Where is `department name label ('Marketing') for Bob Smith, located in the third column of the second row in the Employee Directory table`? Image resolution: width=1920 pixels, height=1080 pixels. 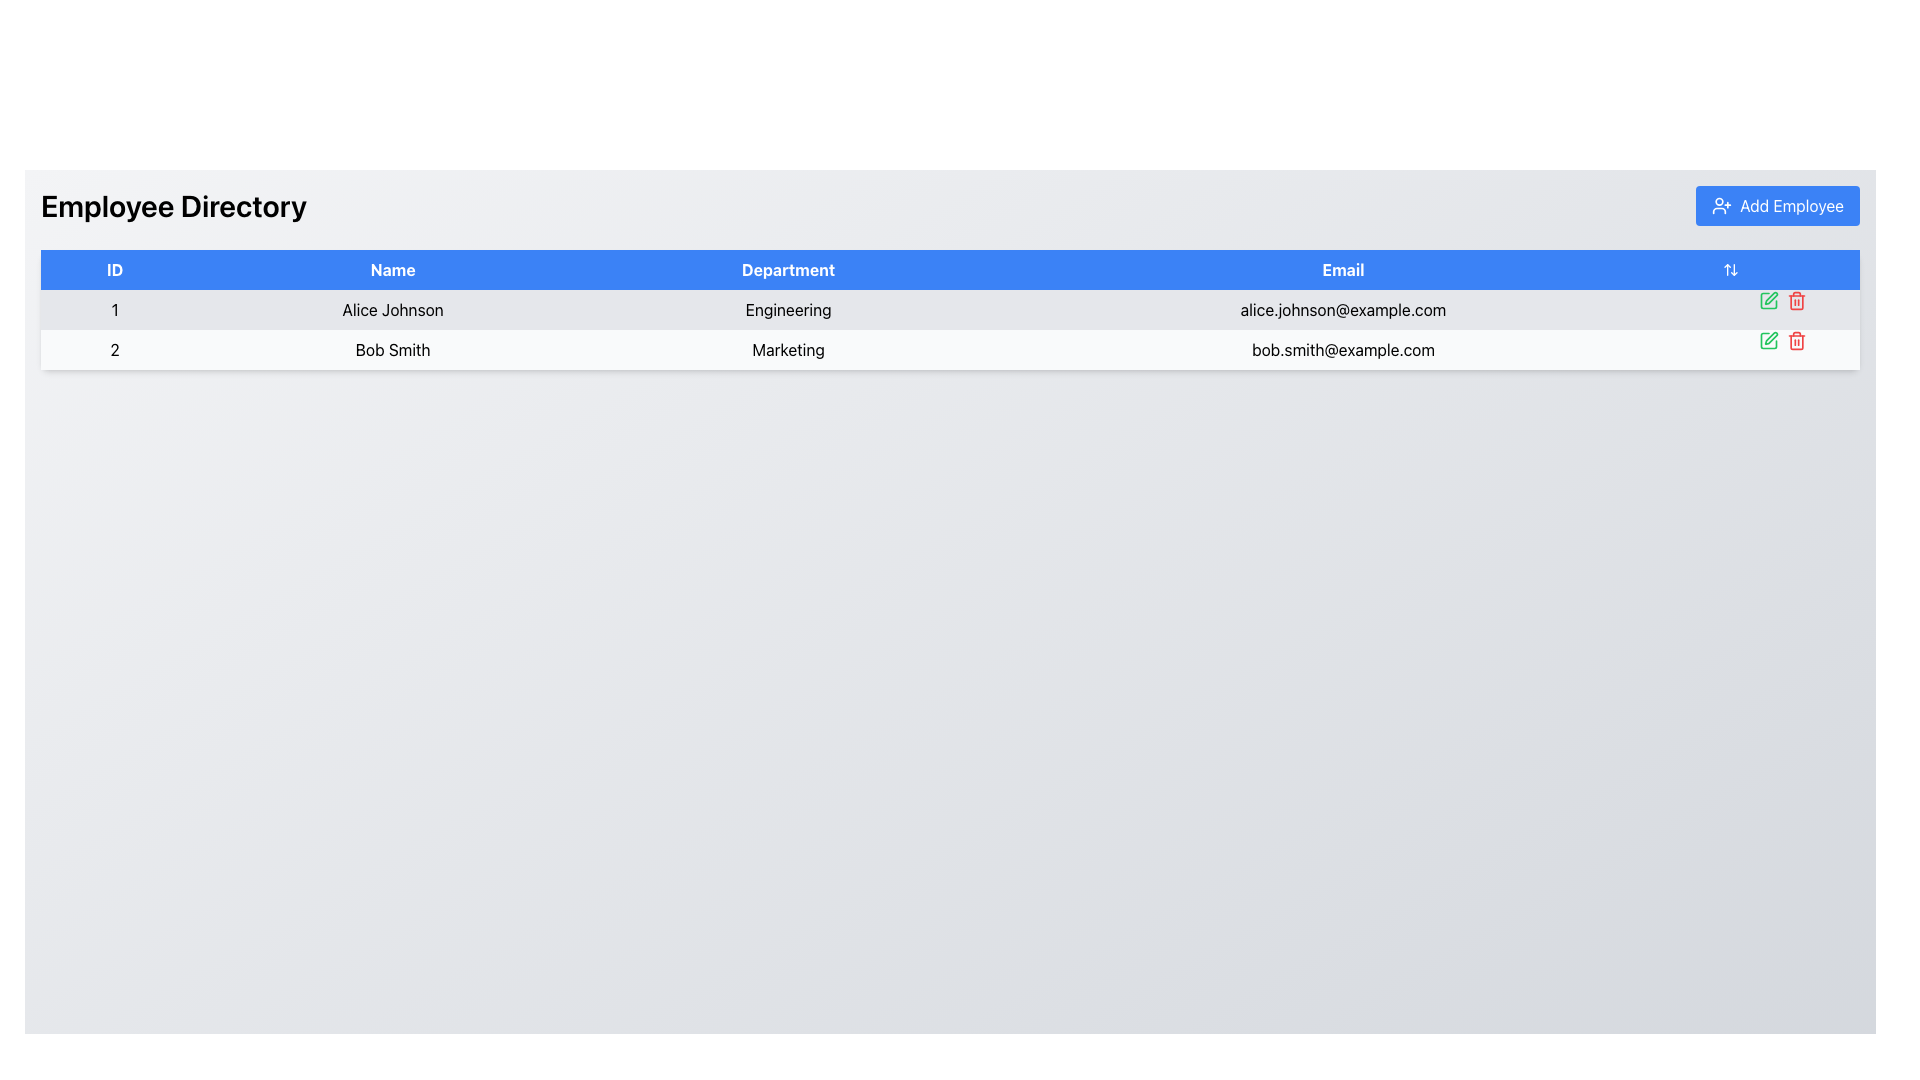 department name label ('Marketing') for Bob Smith, located in the third column of the second row in the Employee Directory table is located at coordinates (787, 349).